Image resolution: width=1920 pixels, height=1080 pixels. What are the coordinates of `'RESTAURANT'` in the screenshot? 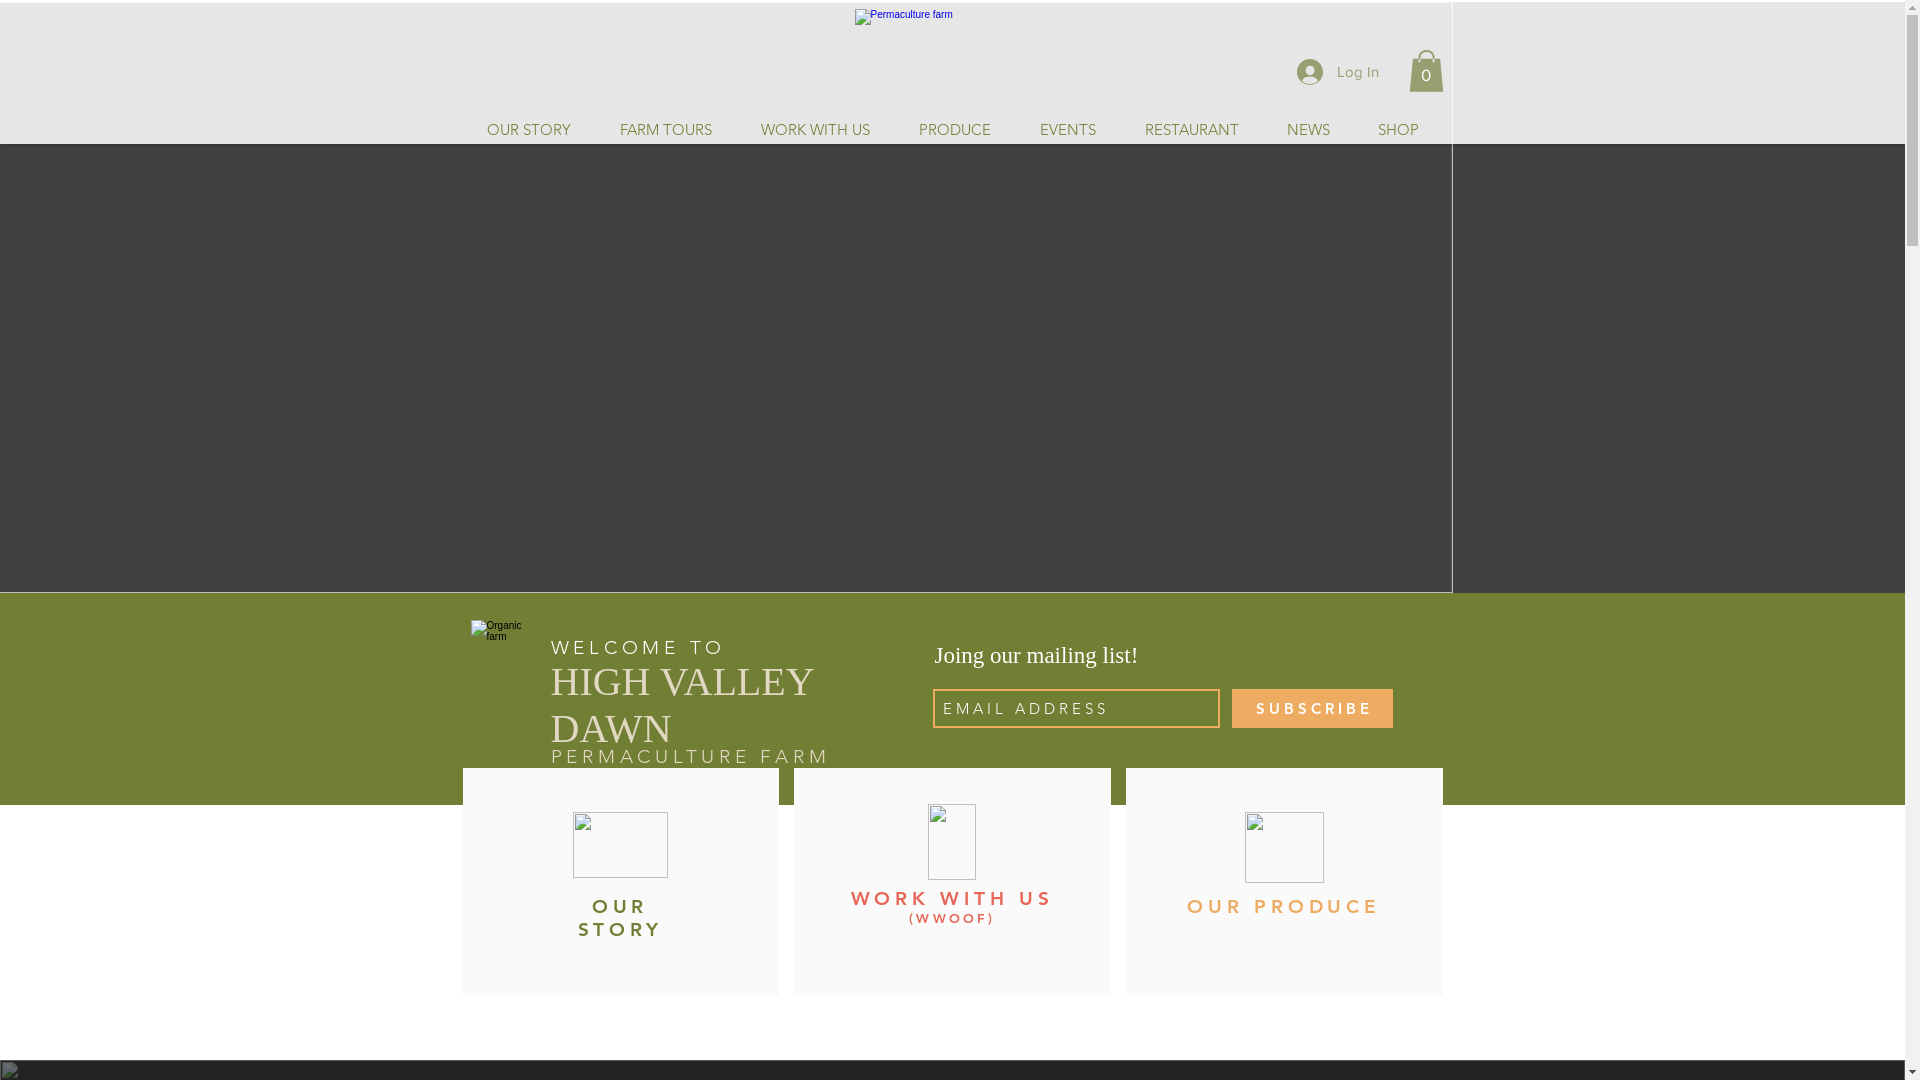 It's located at (1118, 130).